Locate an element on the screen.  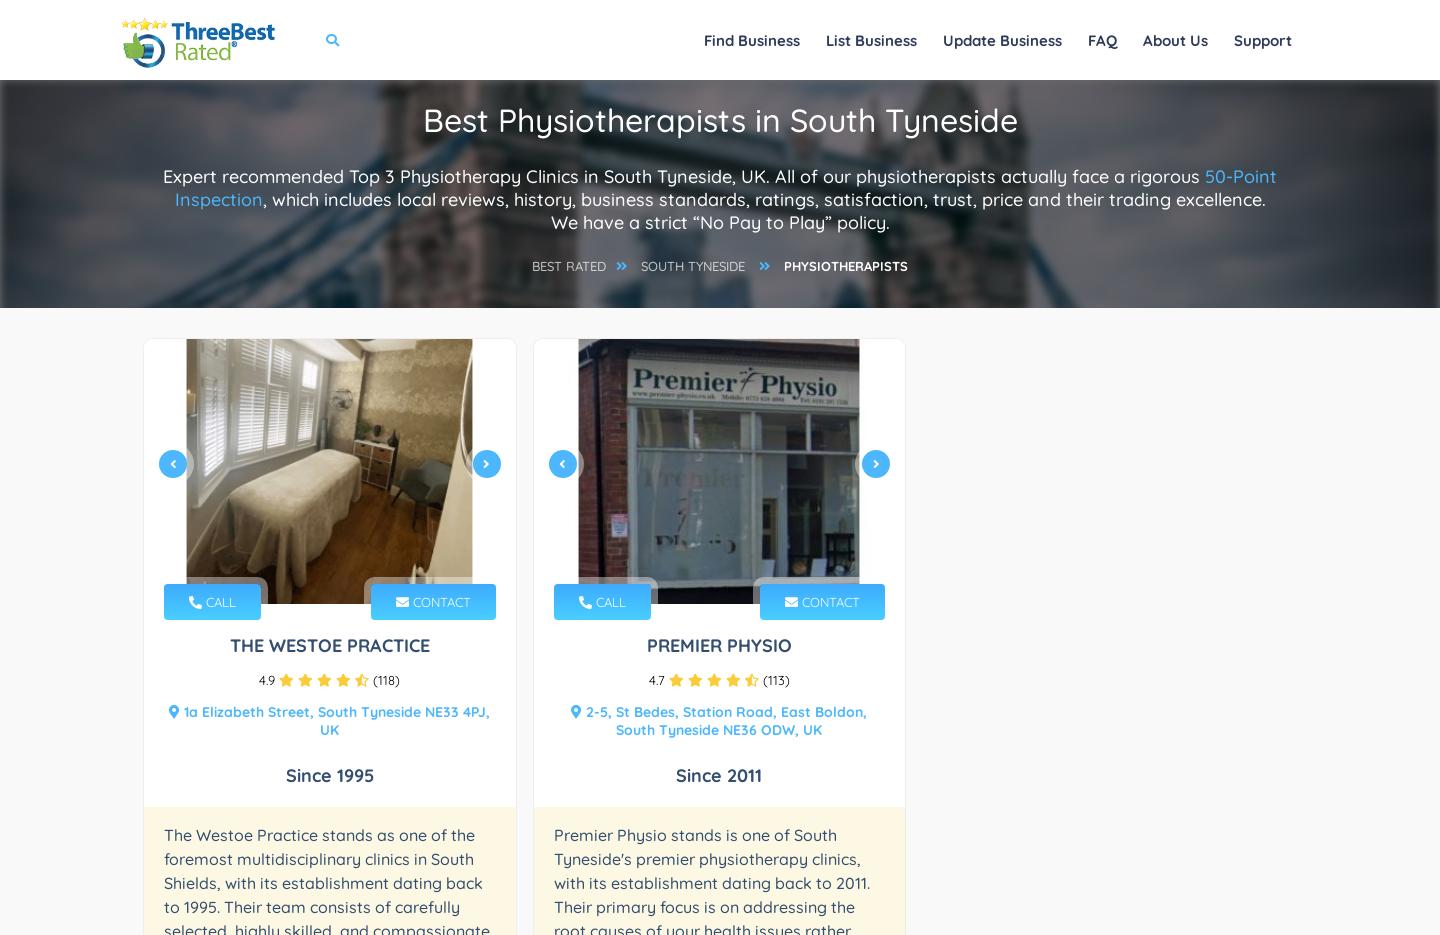
'Best Physiotherapists in South Tyneside' is located at coordinates (422, 118).